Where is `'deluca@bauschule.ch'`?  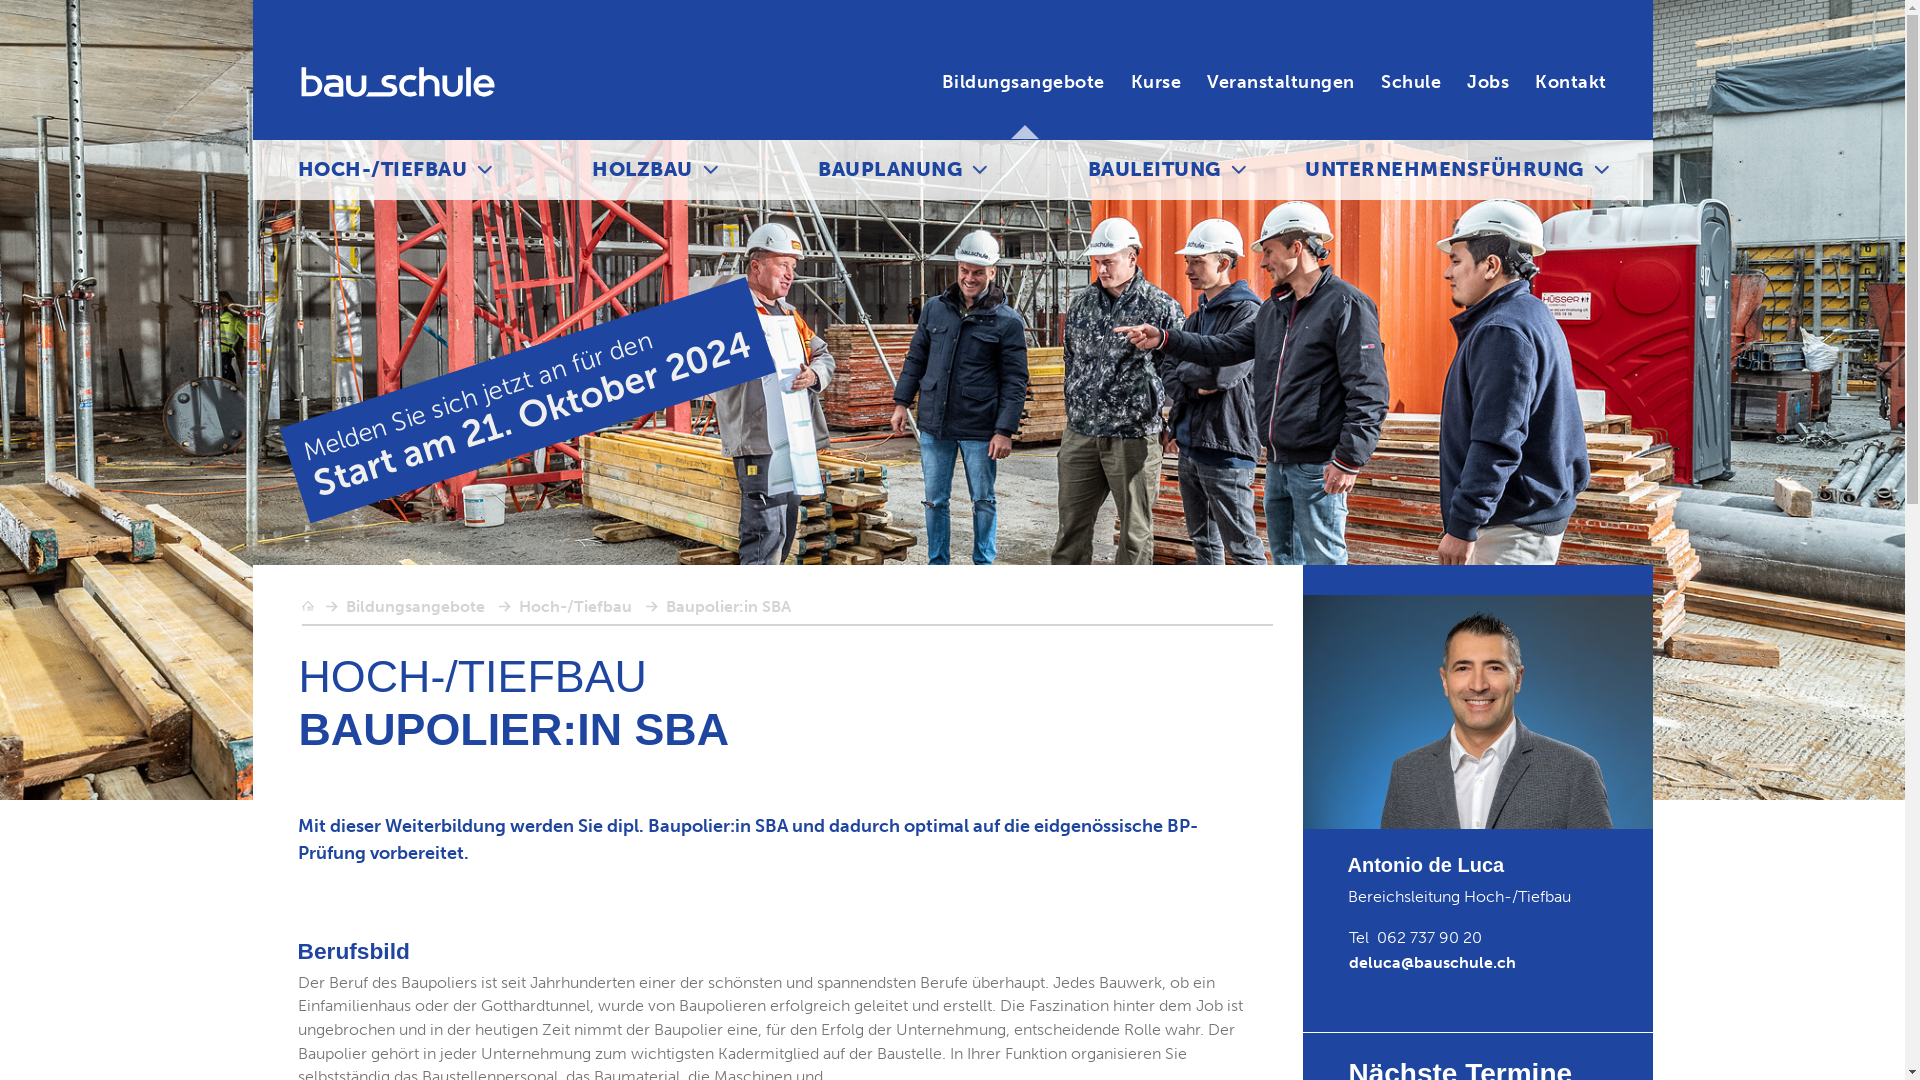
'deluca@bauschule.ch' is located at coordinates (1430, 961).